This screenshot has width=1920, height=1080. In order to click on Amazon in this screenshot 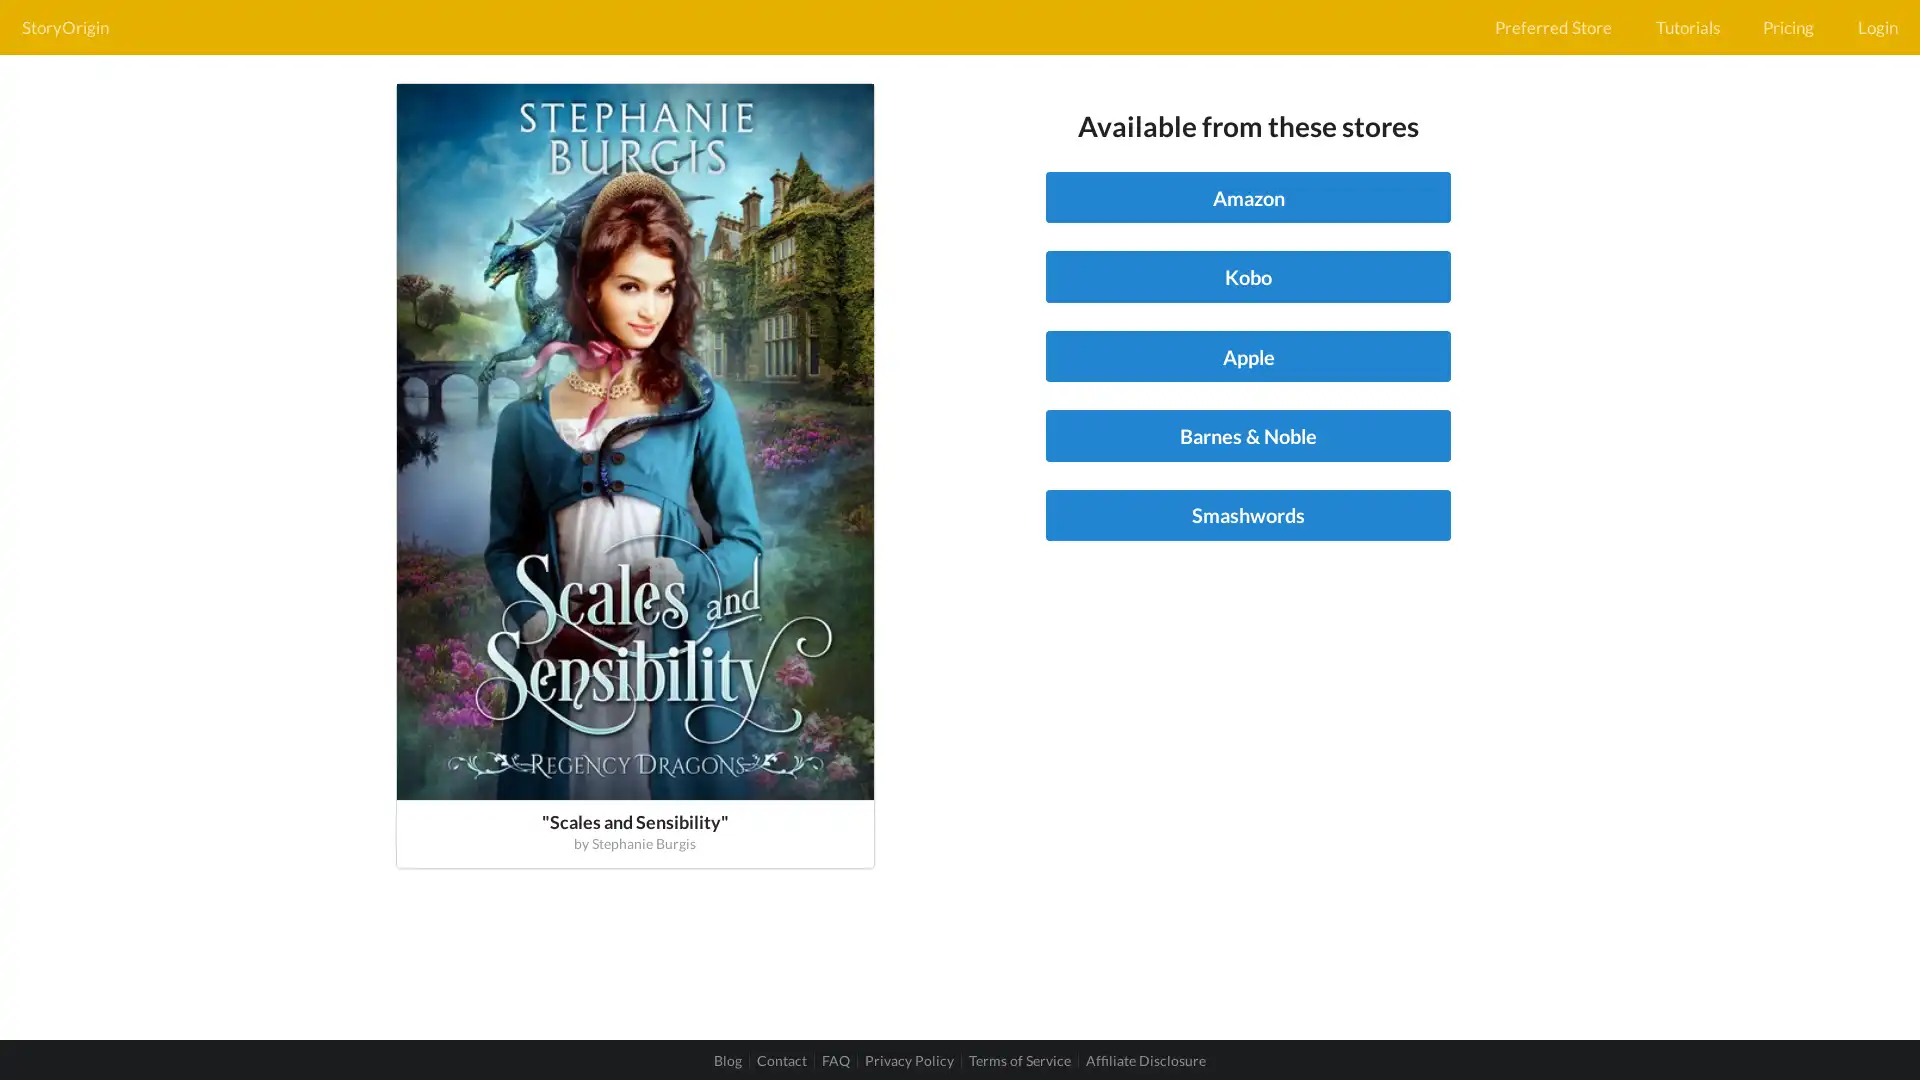, I will do `click(1247, 197)`.